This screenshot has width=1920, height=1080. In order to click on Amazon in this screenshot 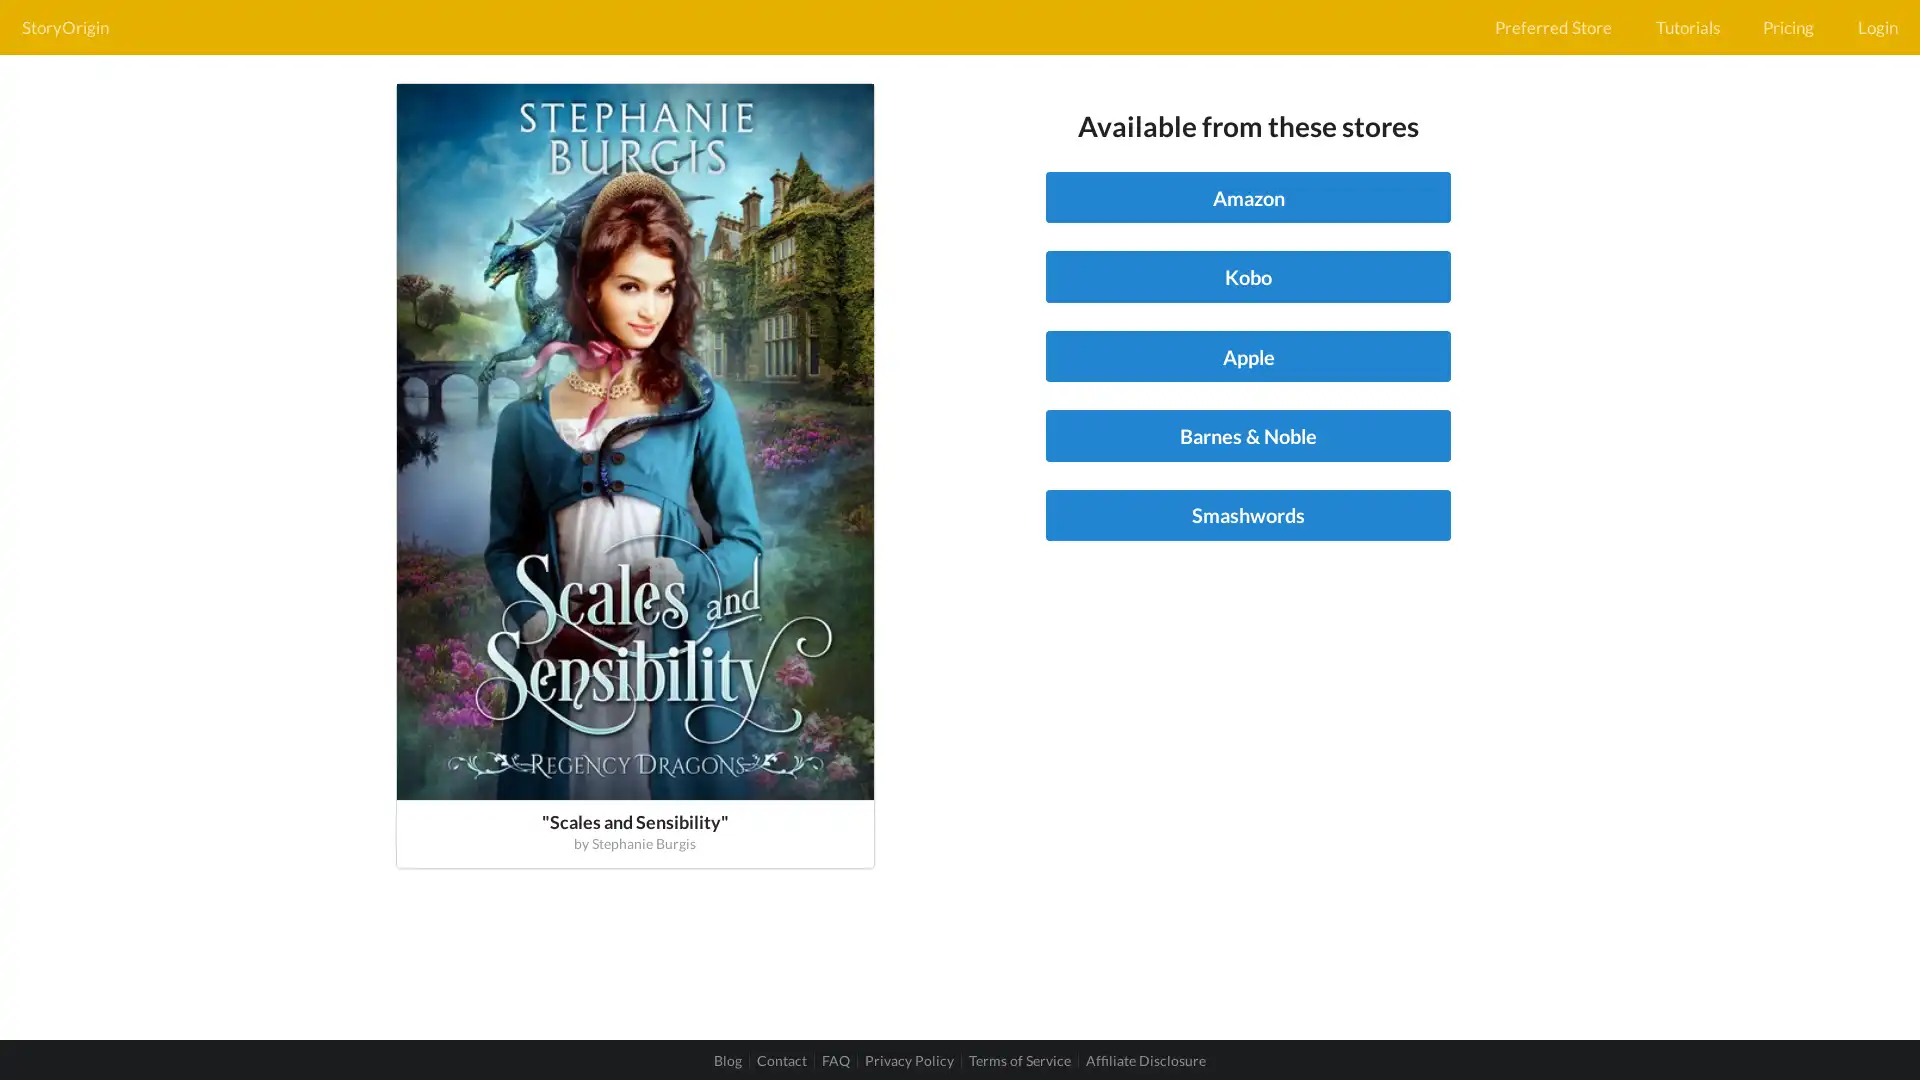, I will do `click(1247, 197)`.